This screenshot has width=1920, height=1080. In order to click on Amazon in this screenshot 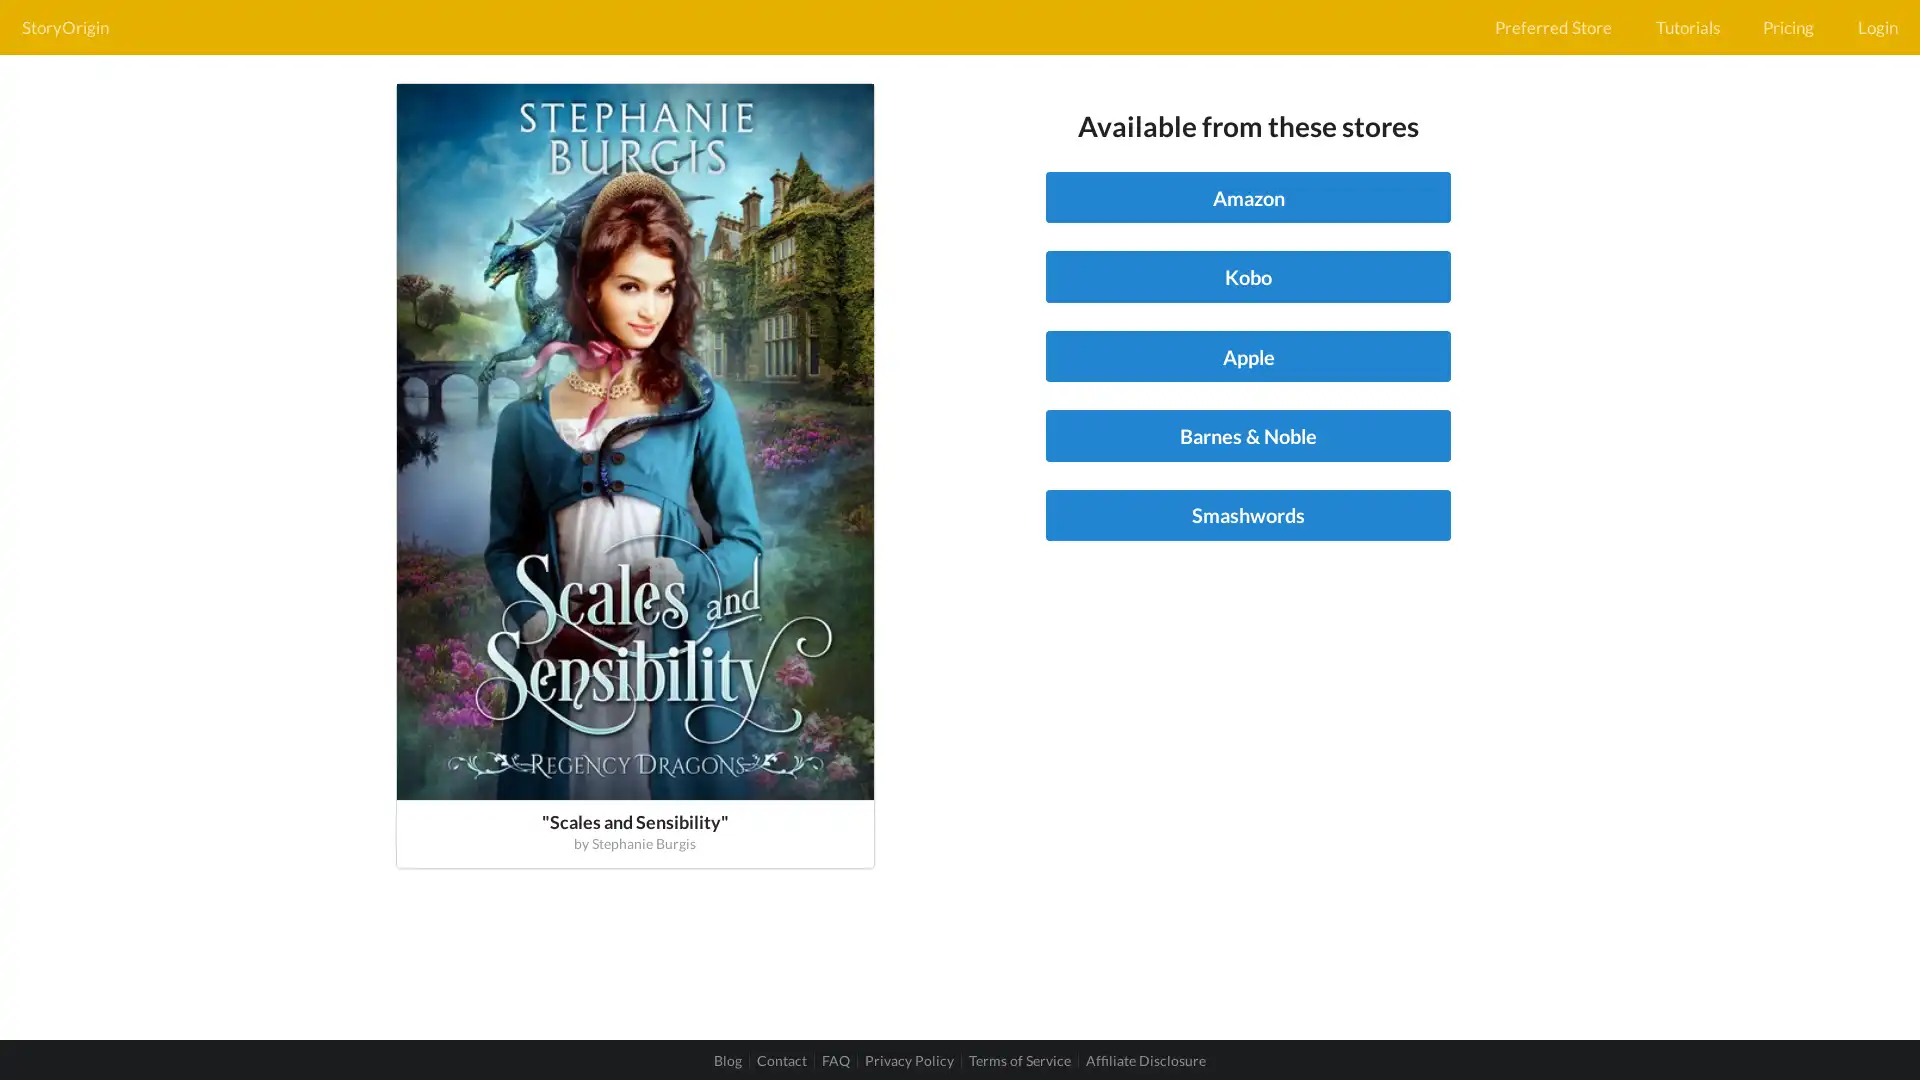, I will do `click(1247, 197)`.